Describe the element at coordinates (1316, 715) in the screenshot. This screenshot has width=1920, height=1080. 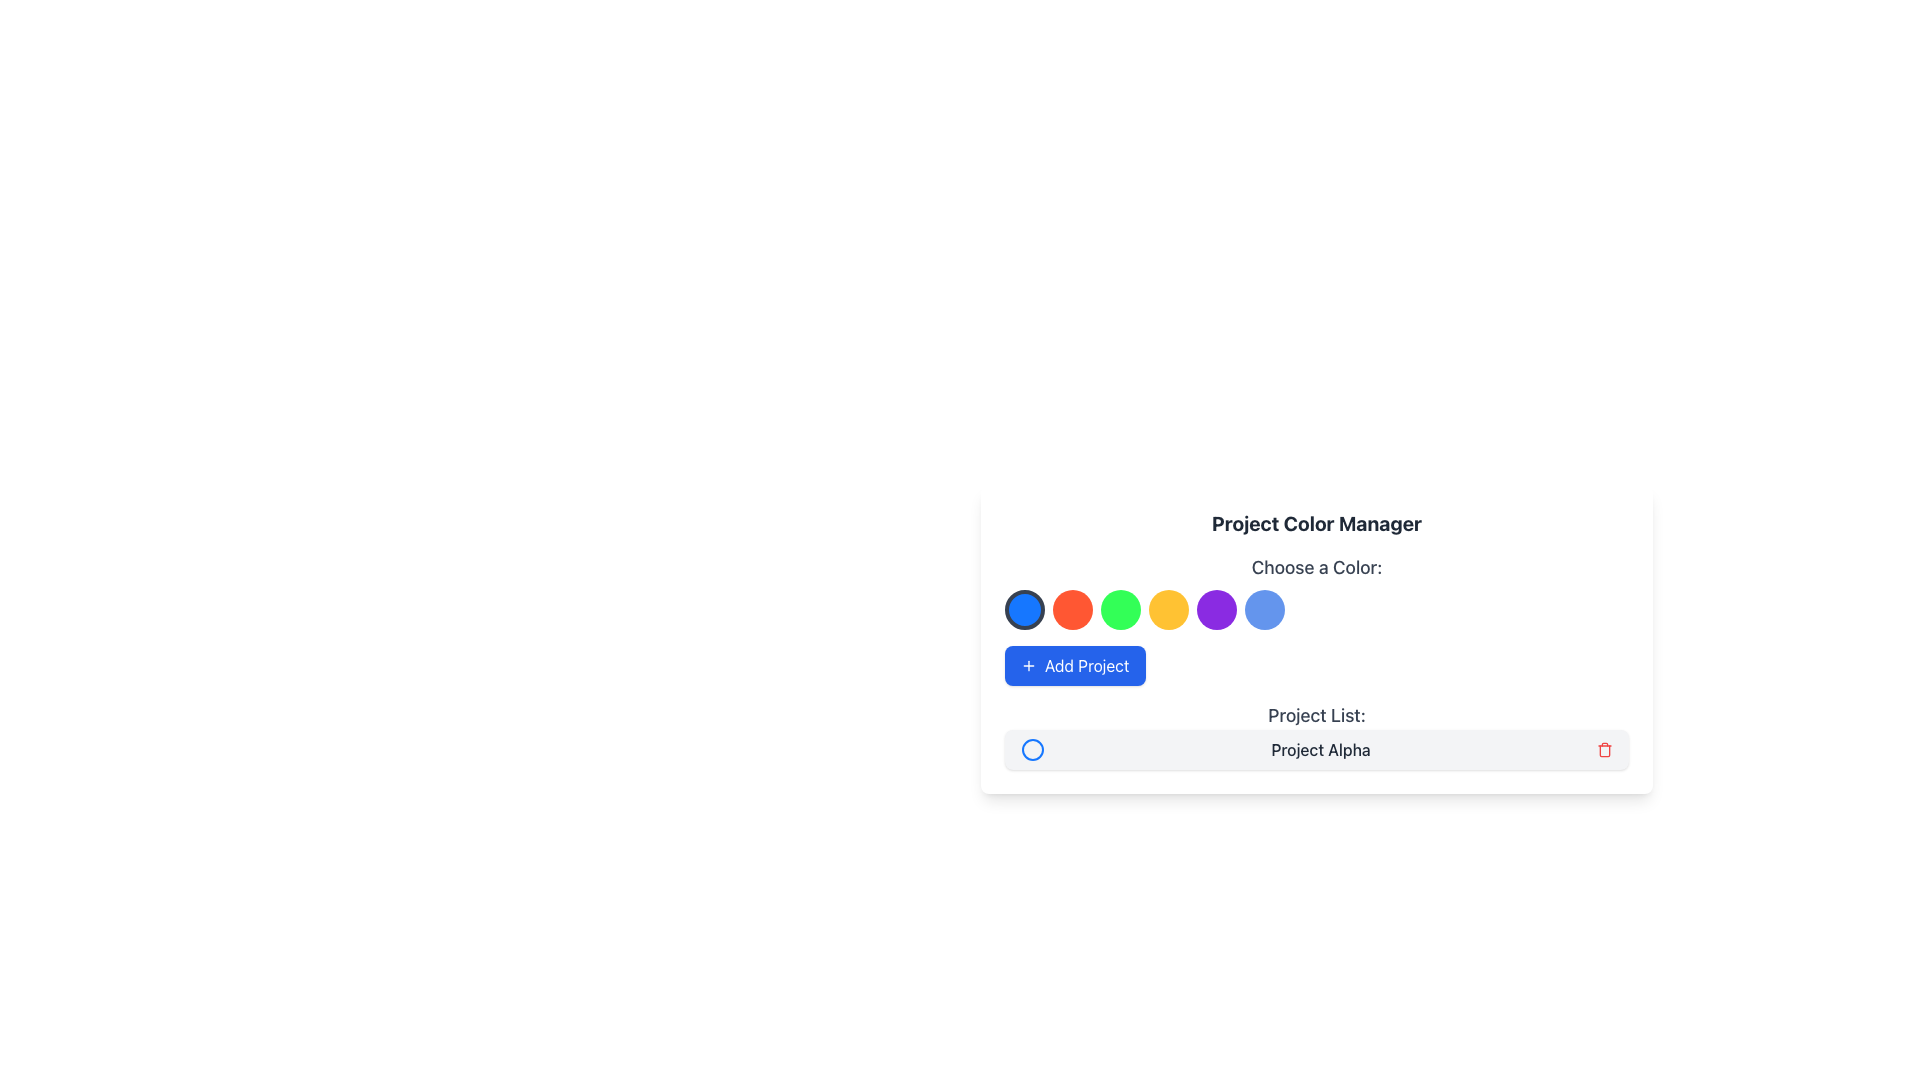
I see `the text label that serves as a header for the project list, positioned below the 'Choose a Color:' section and above 'Project Alpha'` at that location.